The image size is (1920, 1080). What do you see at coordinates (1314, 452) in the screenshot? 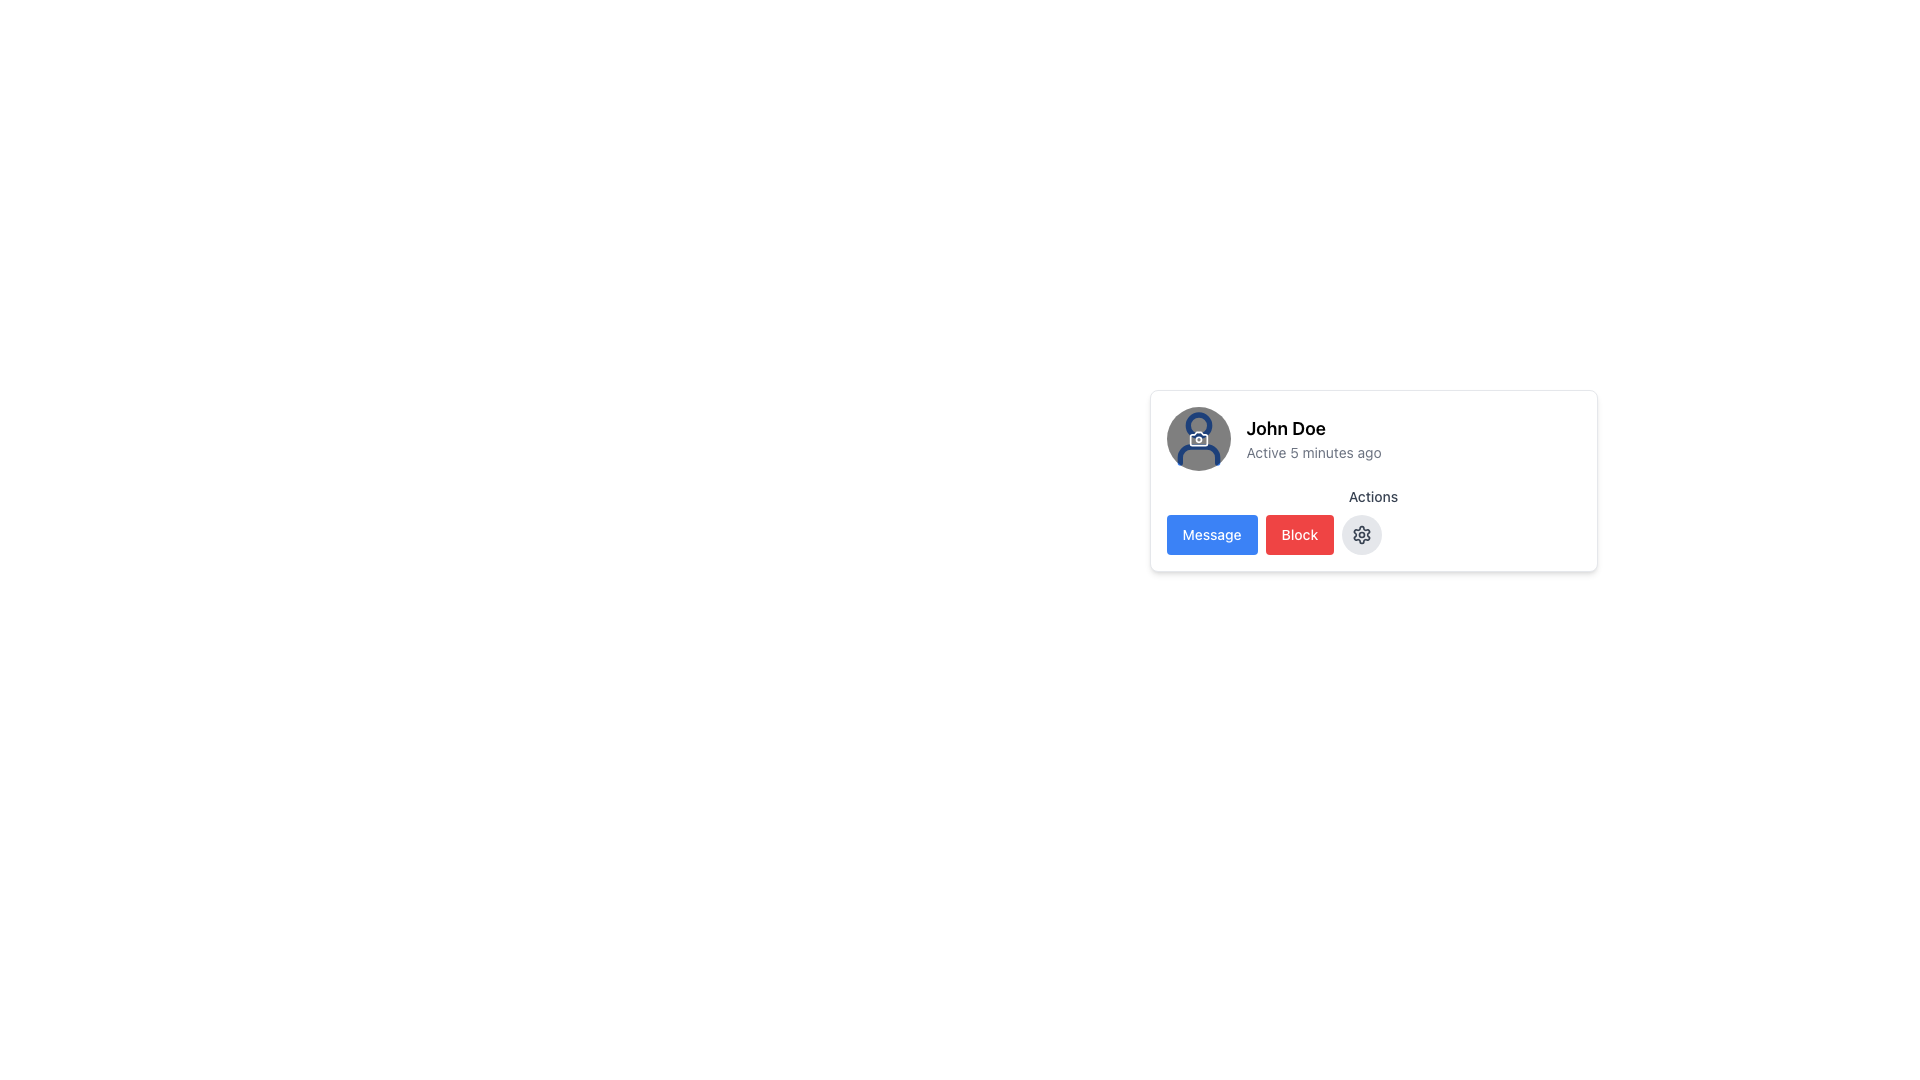
I see `the static text element indicating 'Active 5 minutes ago', which is styled in a smaller font and lighter gray color, located directly below 'John Doe'` at bounding box center [1314, 452].